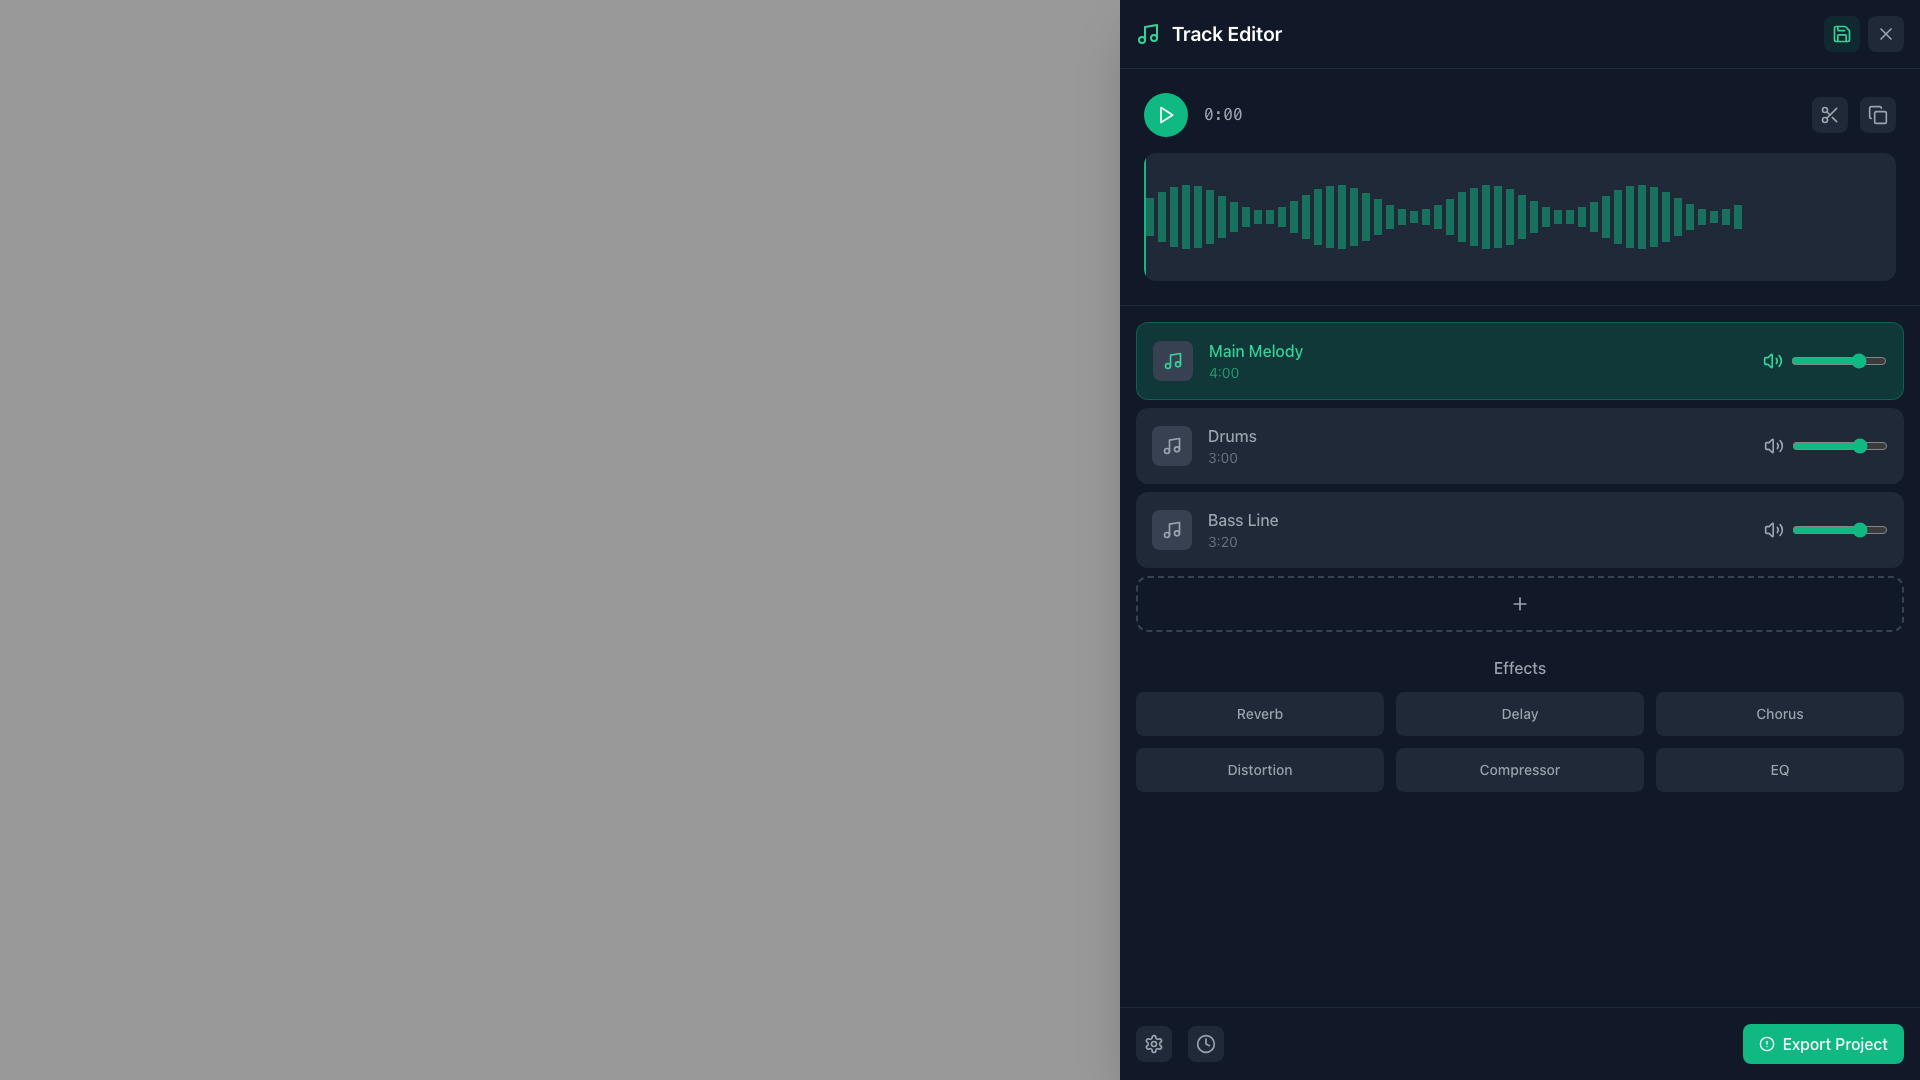 This screenshot has width=1920, height=1080. Describe the element at coordinates (1520, 724) in the screenshot. I see `the 'Delay' button with light gray text on a dark background located in the first row, second column of the 'Effects' grid` at that location.